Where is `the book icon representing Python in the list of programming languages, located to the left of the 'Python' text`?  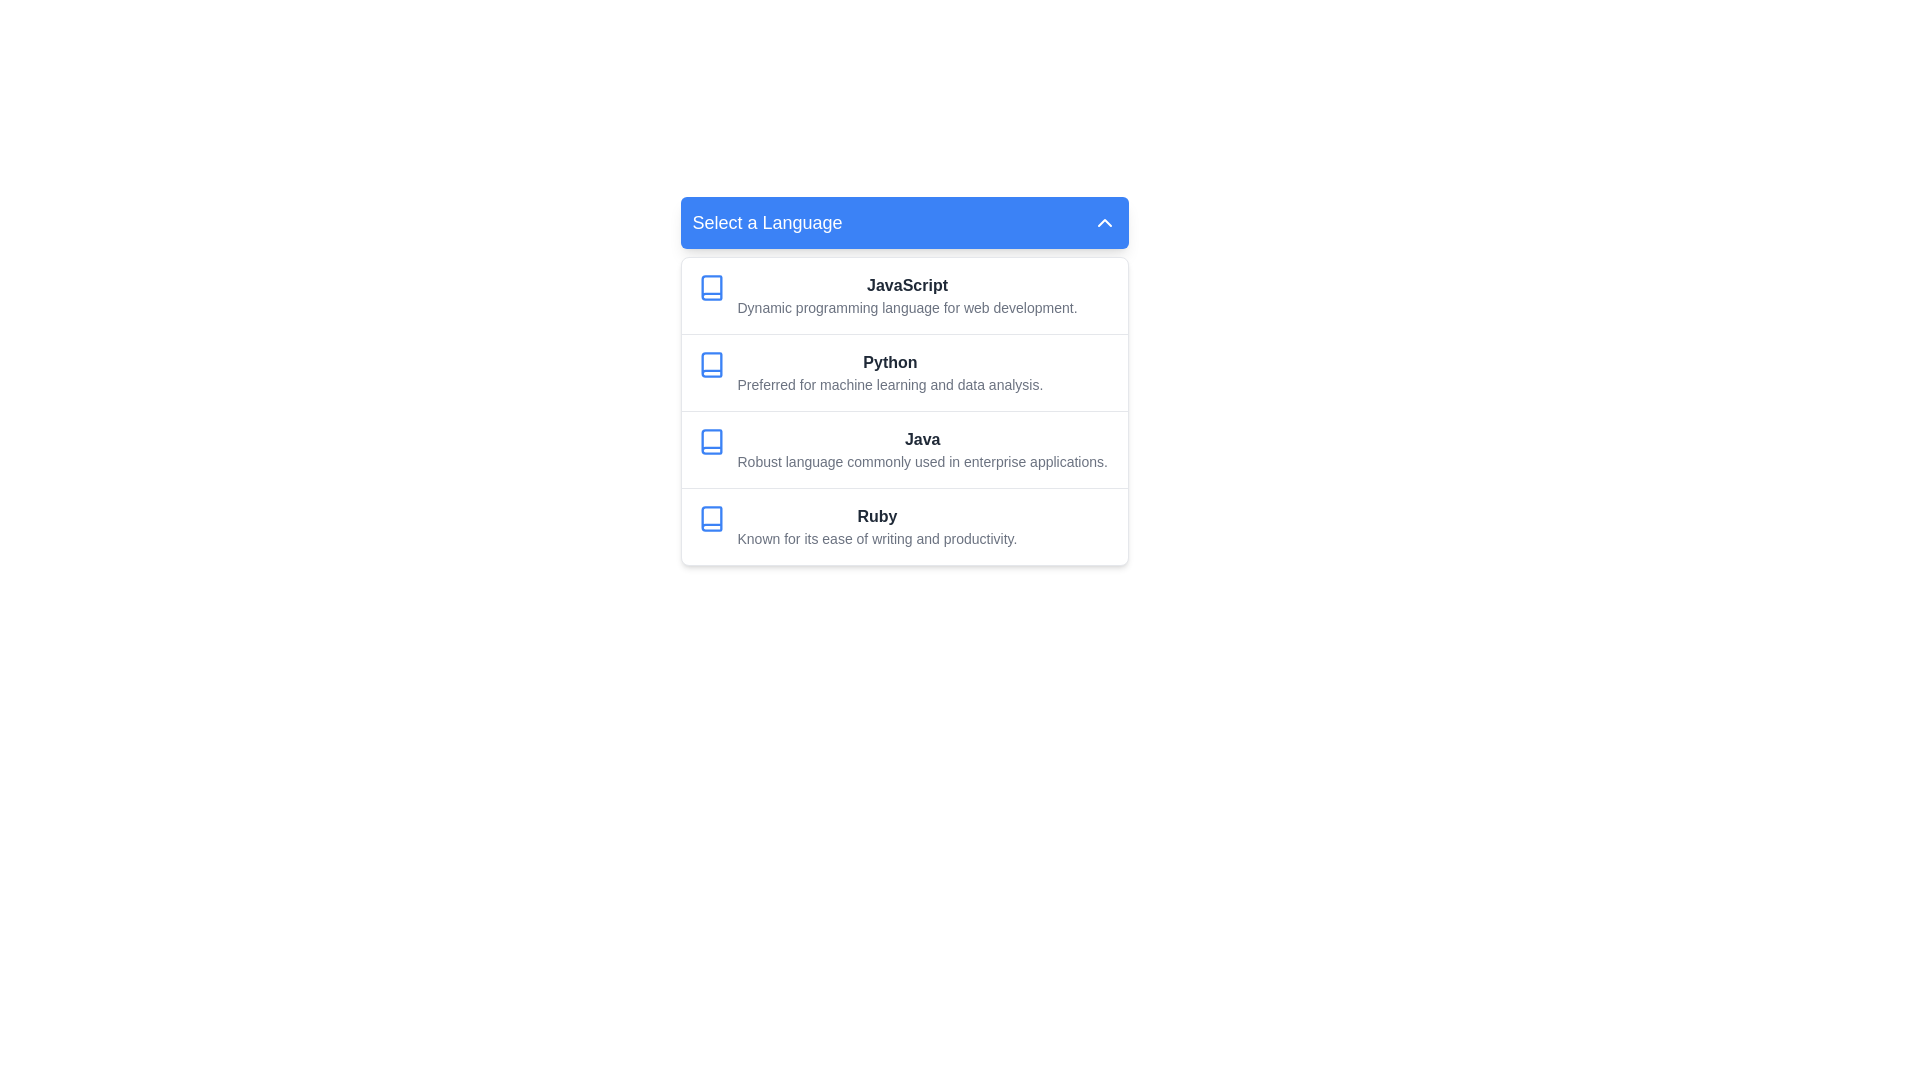
the book icon representing Python in the list of programming languages, located to the left of the 'Python' text is located at coordinates (711, 365).